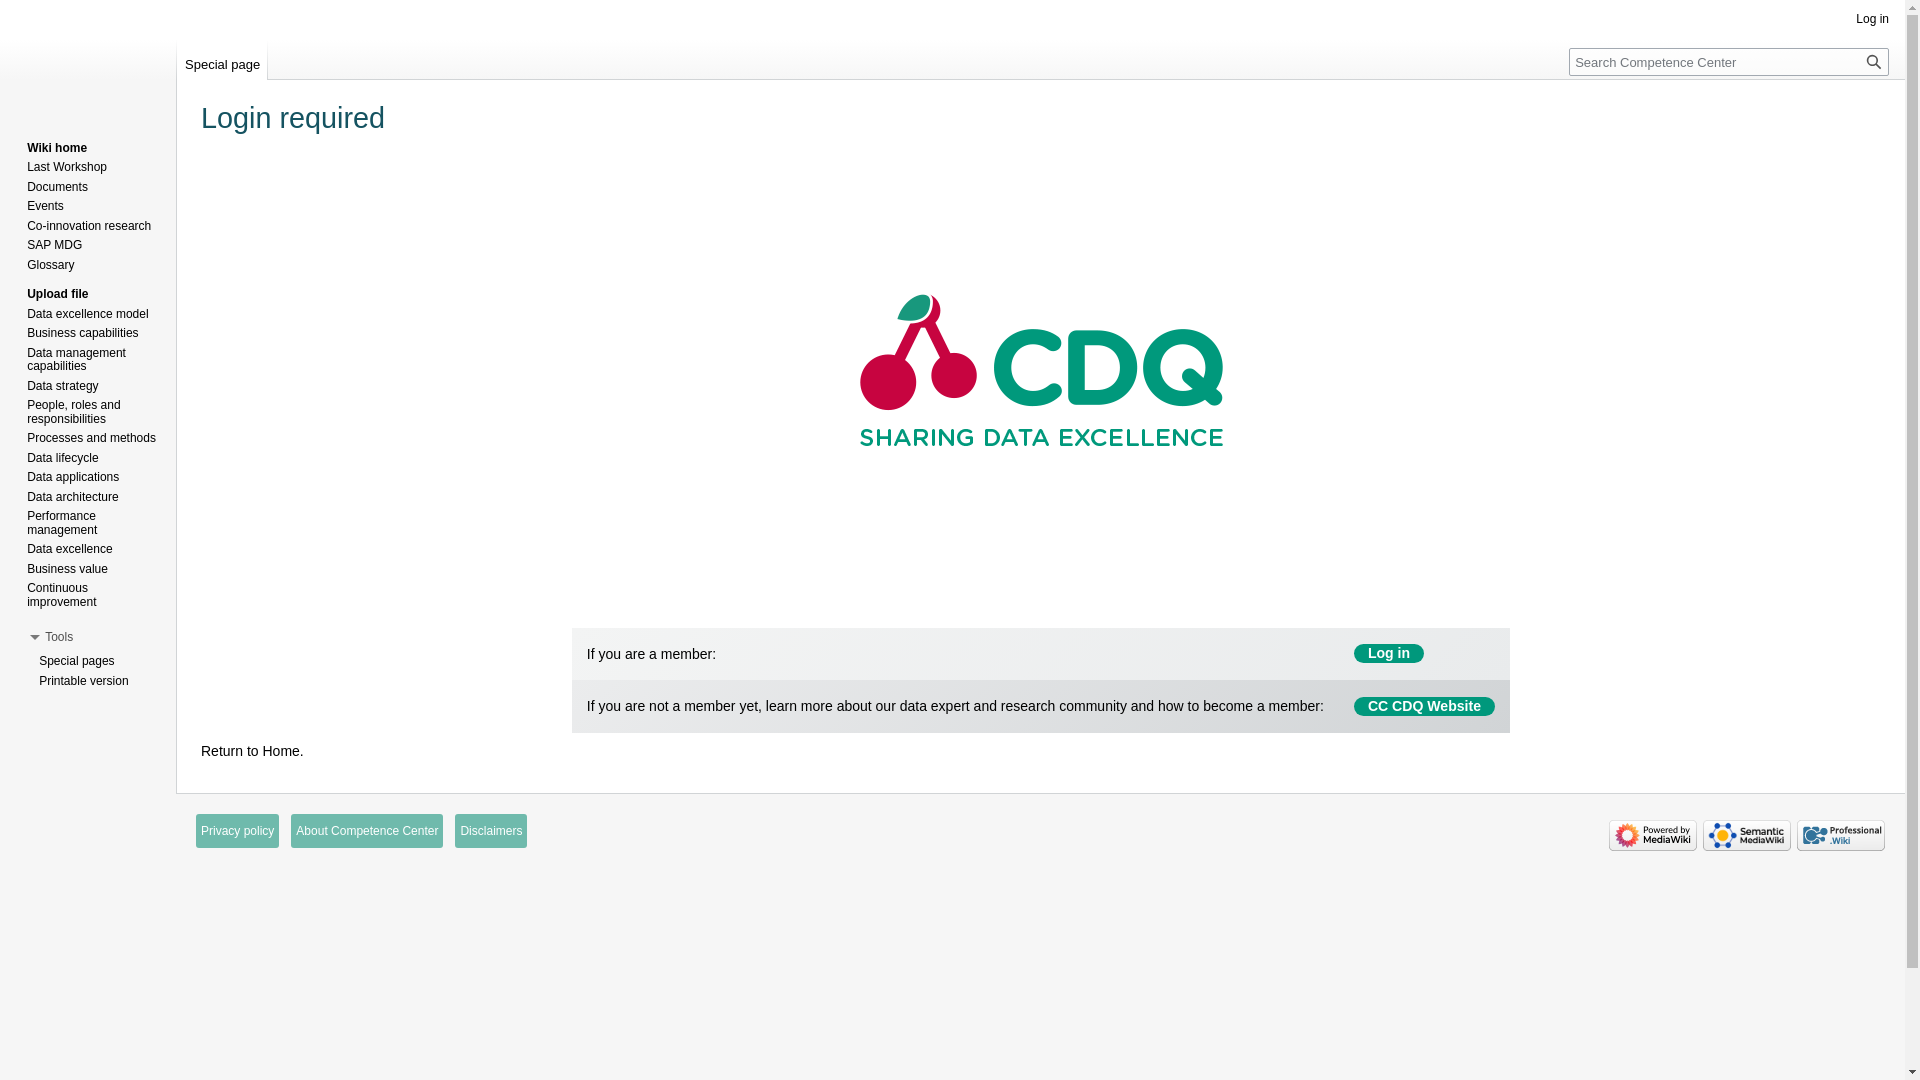 The height and width of the screenshot is (1080, 1920). Describe the element at coordinates (222, 59) in the screenshot. I see `'Special page'` at that location.